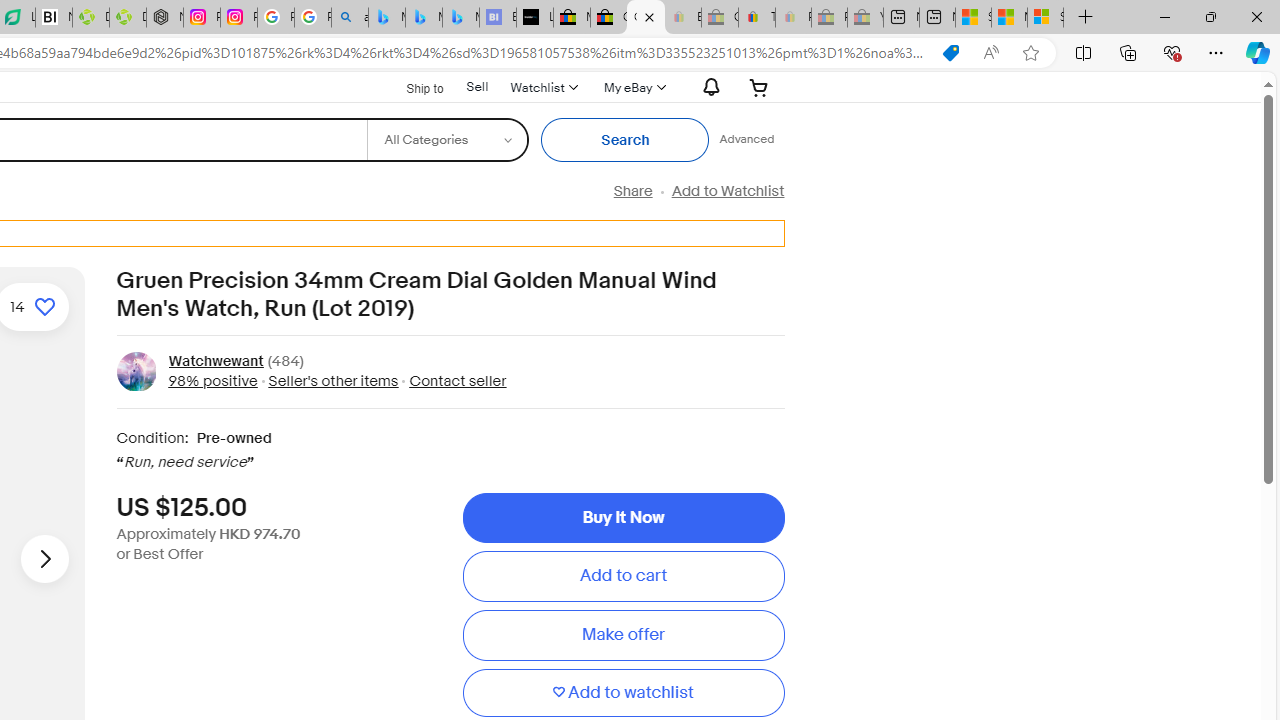  I want to click on 'Your shopping cart', so click(758, 86).